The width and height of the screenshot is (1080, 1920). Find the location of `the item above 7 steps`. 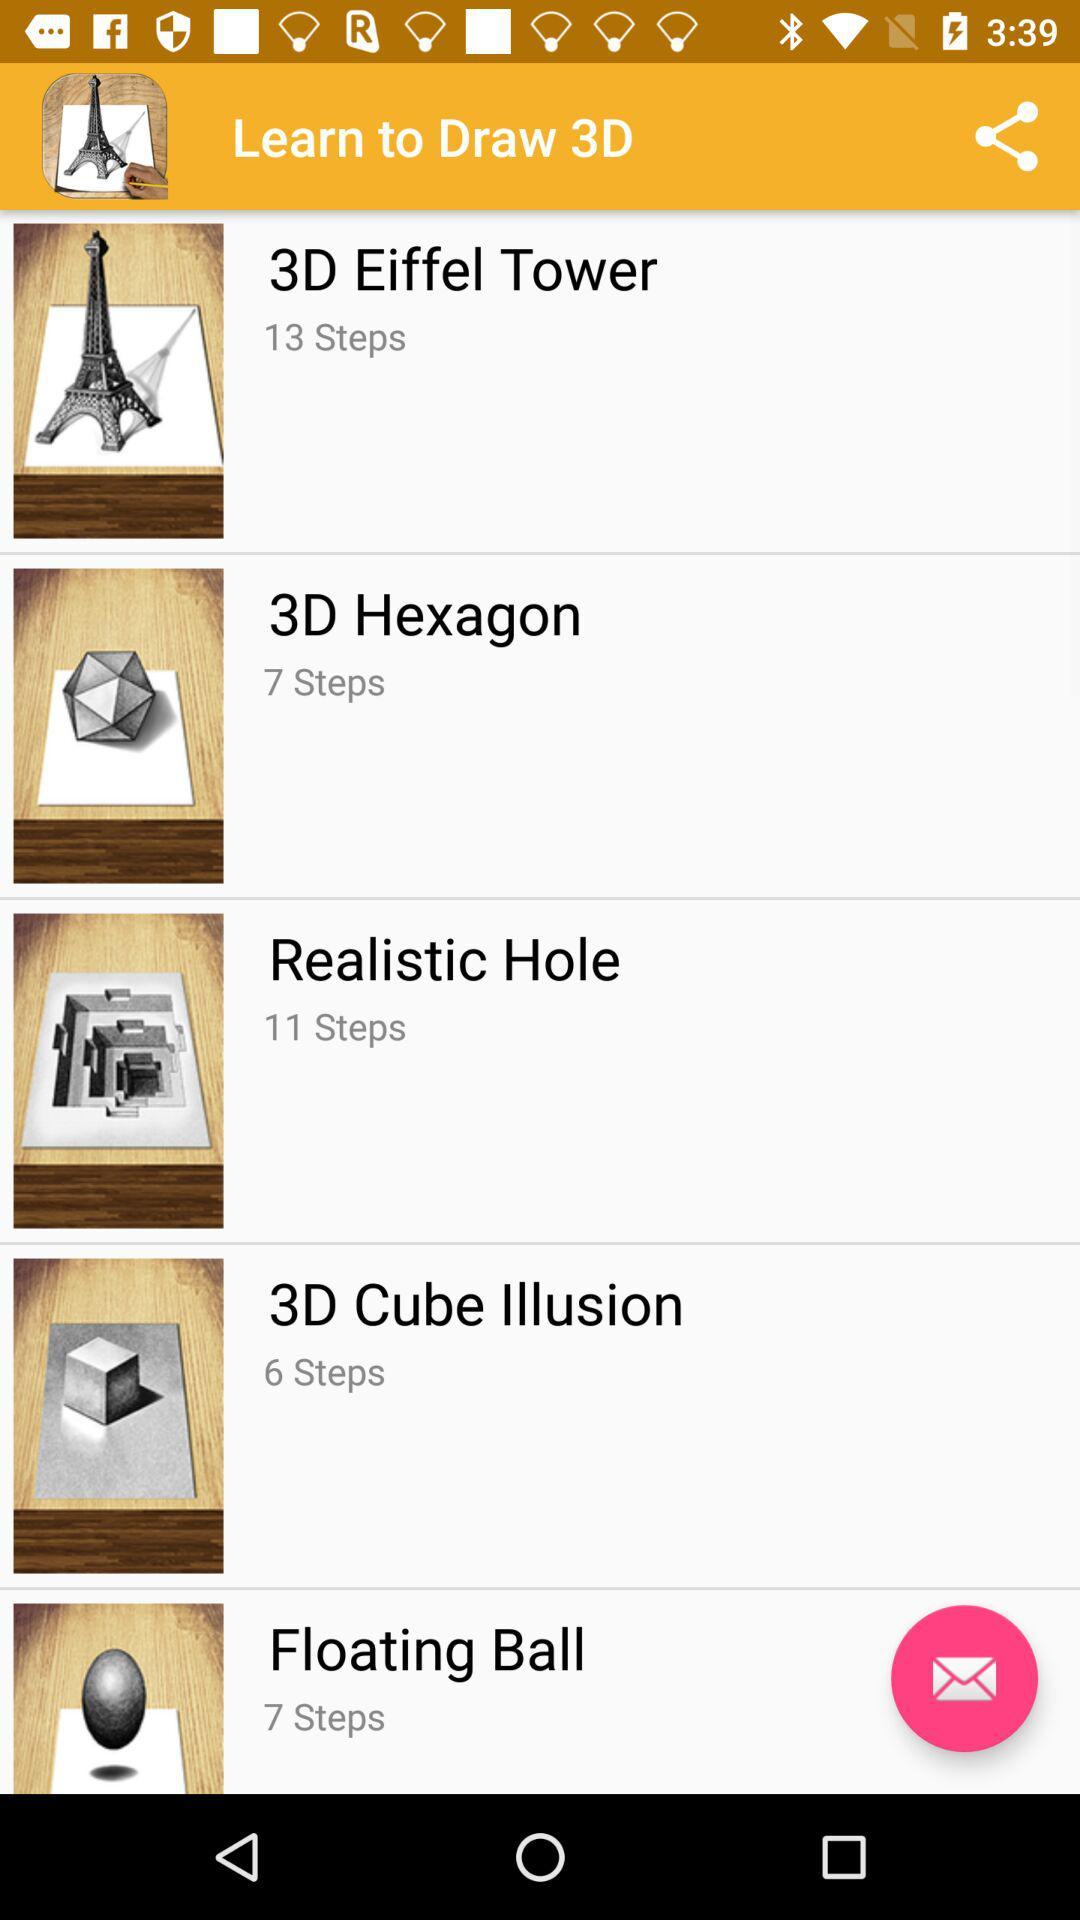

the item above 7 steps is located at coordinates (426, 1647).